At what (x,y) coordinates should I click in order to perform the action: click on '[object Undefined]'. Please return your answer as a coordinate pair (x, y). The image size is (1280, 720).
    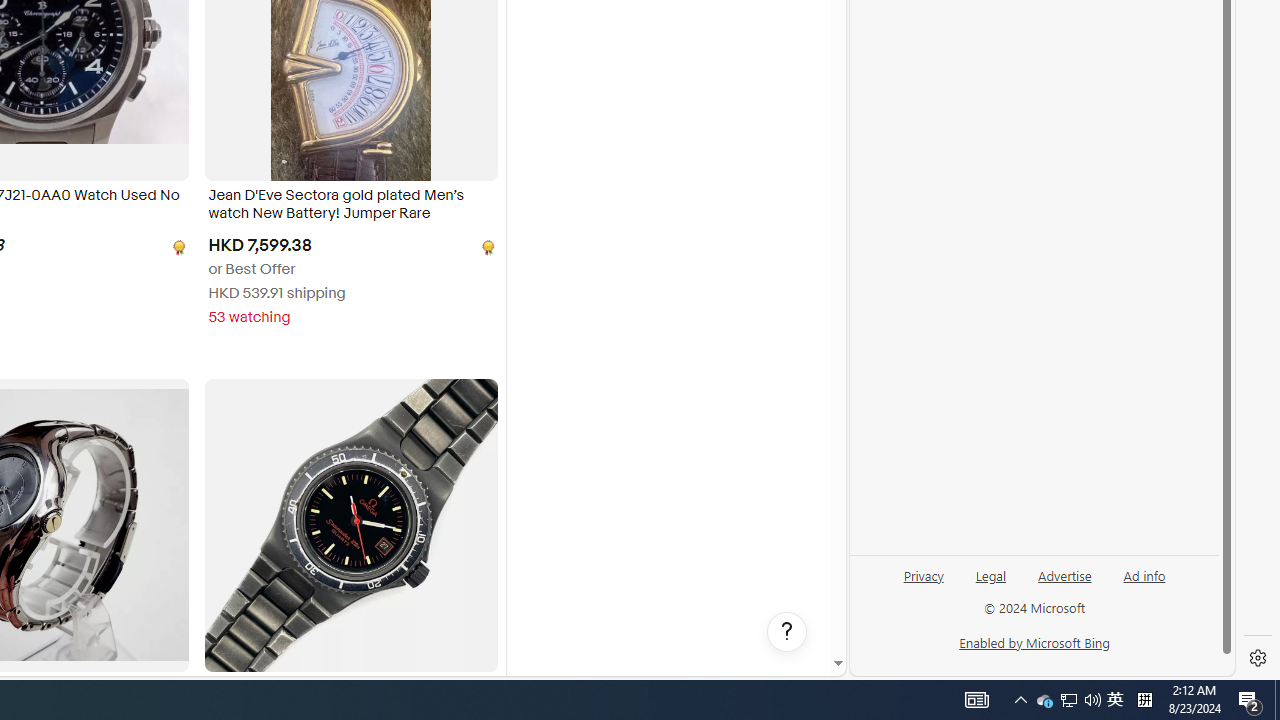
    Looking at the image, I should click on (486, 246).